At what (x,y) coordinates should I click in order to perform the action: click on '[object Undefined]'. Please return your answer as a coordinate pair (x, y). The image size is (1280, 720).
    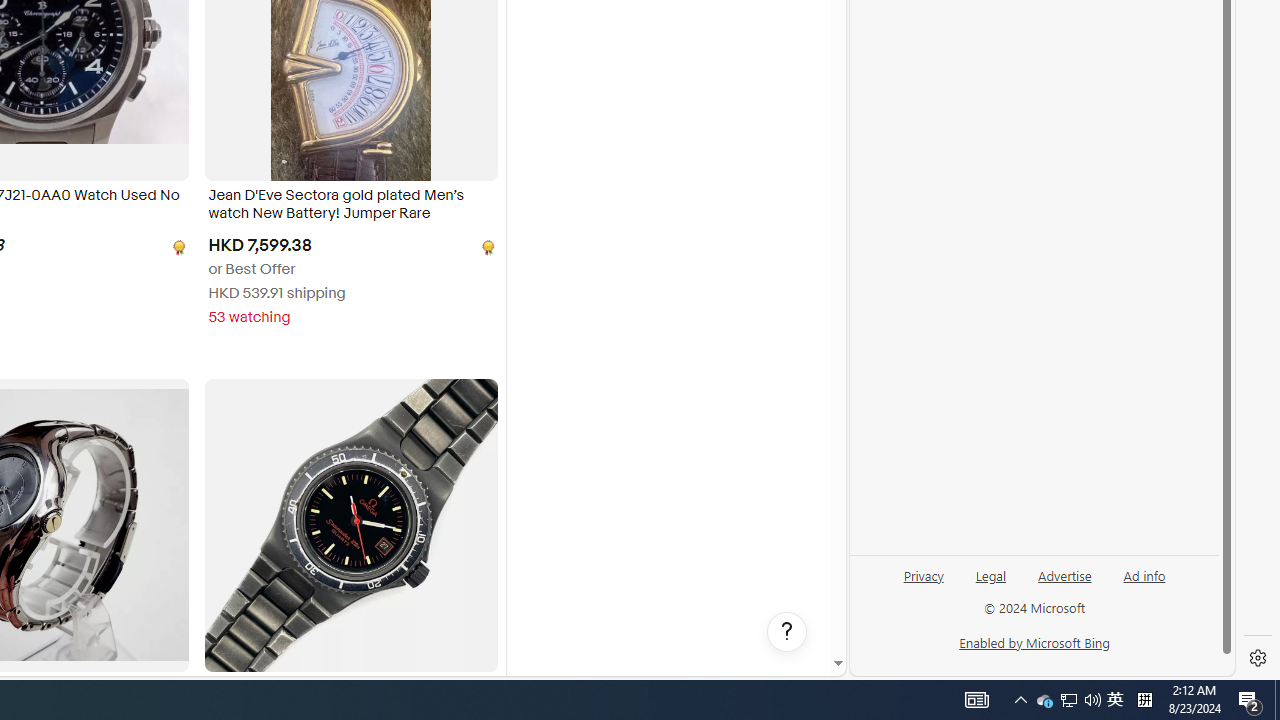
    Looking at the image, I should click on (486, 246).